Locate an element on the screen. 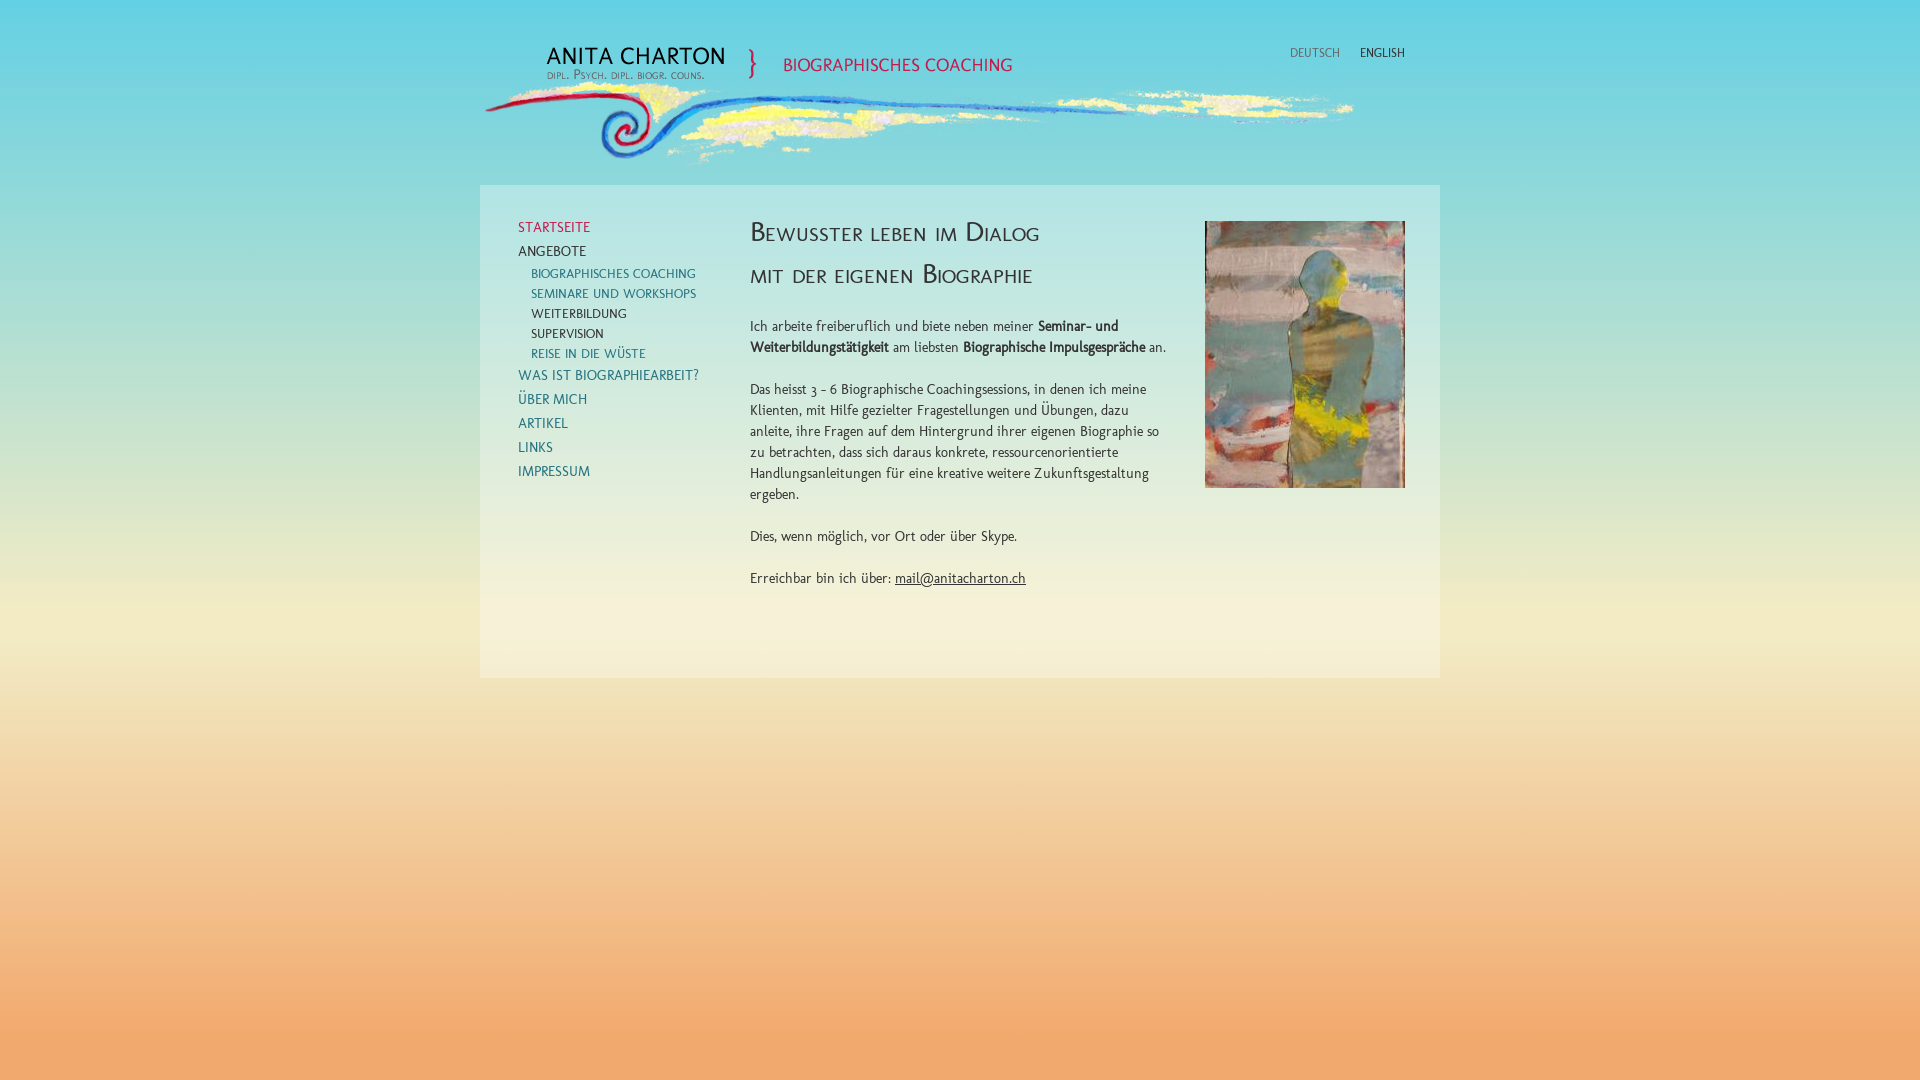 This screenshot has height=1080, width=1920. 'DEUTSCH' is located at coordinates (1315, 51).